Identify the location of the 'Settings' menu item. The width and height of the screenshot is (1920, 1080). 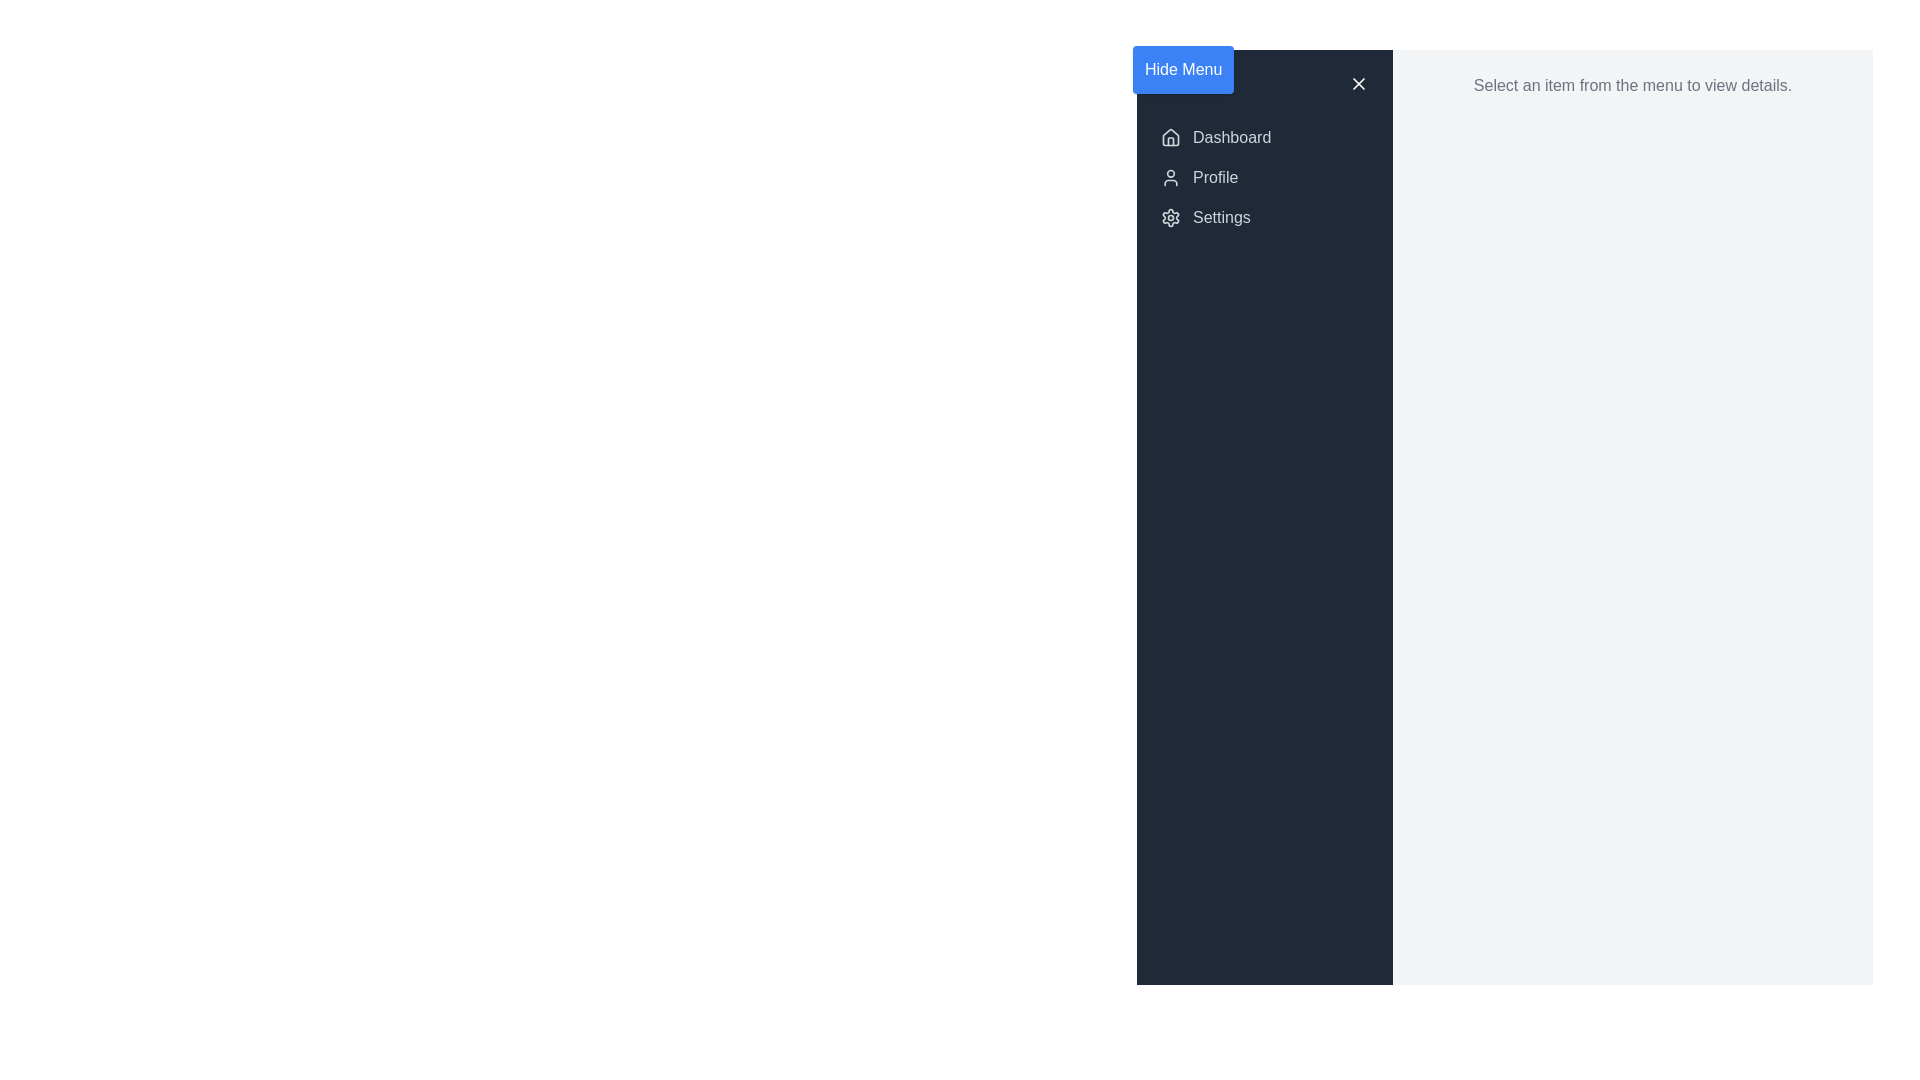
(1264, 218).